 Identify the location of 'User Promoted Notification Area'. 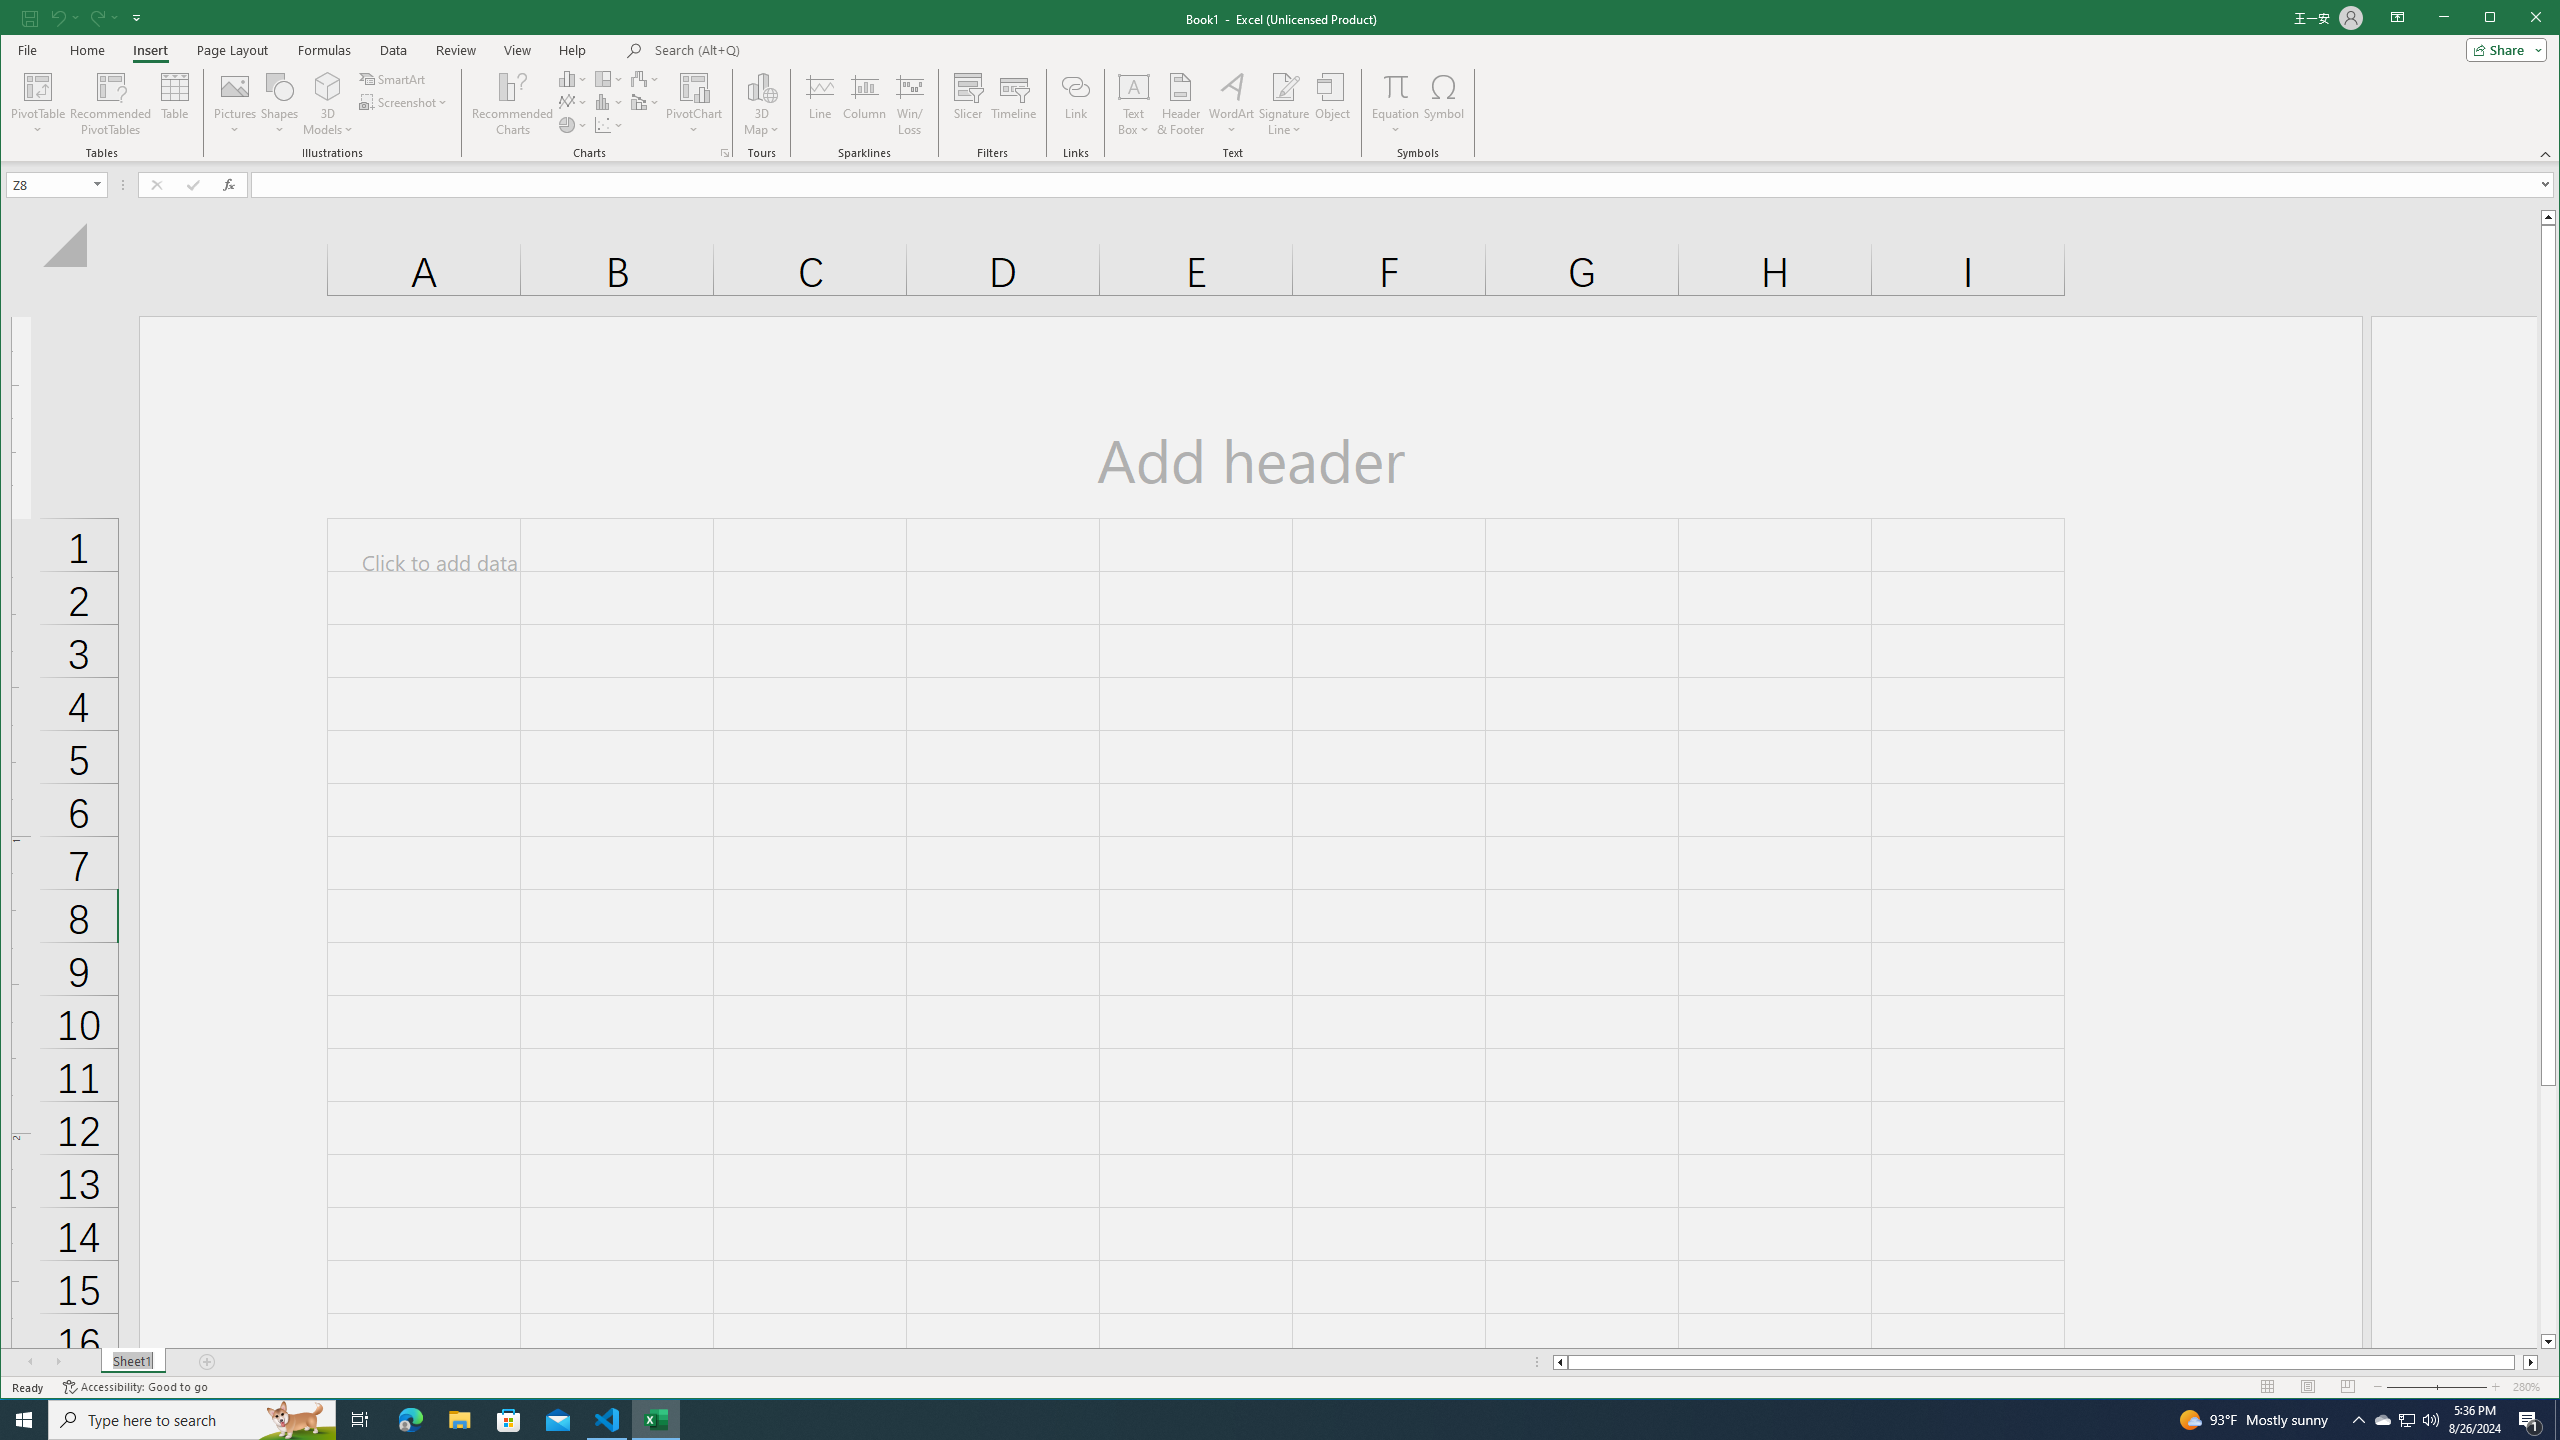
(2405, 1418).